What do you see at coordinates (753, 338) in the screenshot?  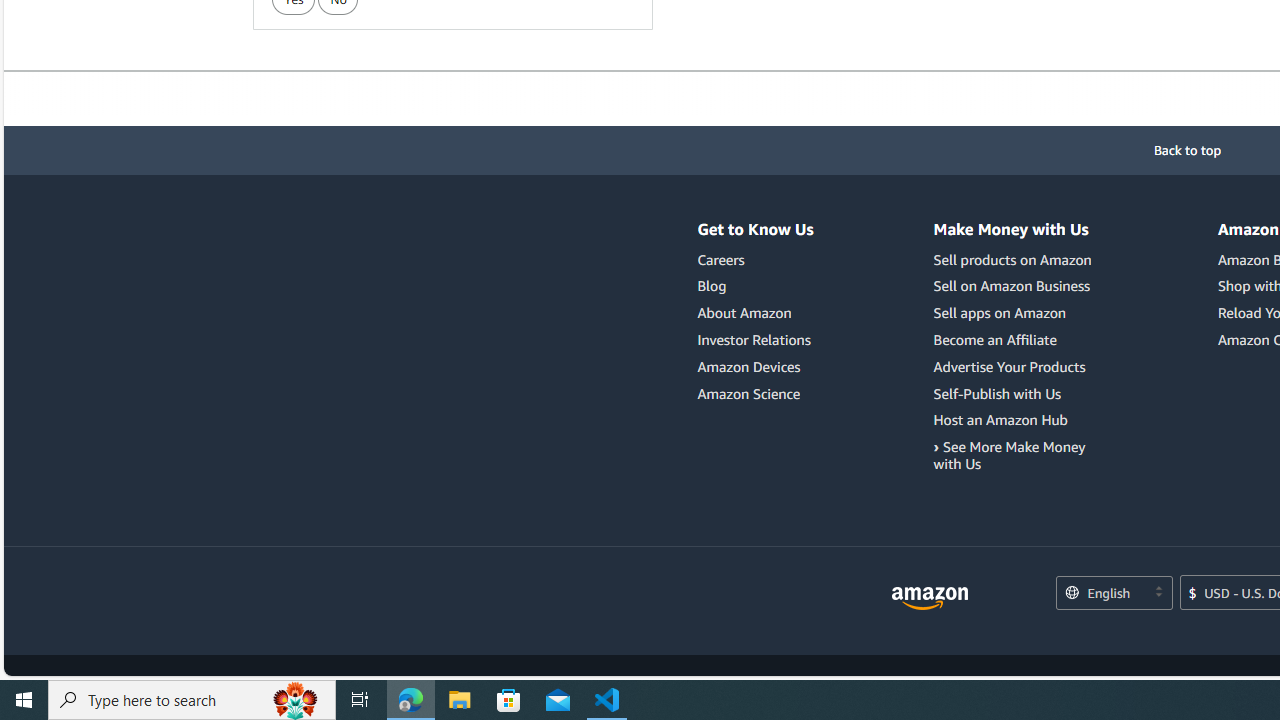 I see `'Investor Relations'` at bounding box center [753, 338].